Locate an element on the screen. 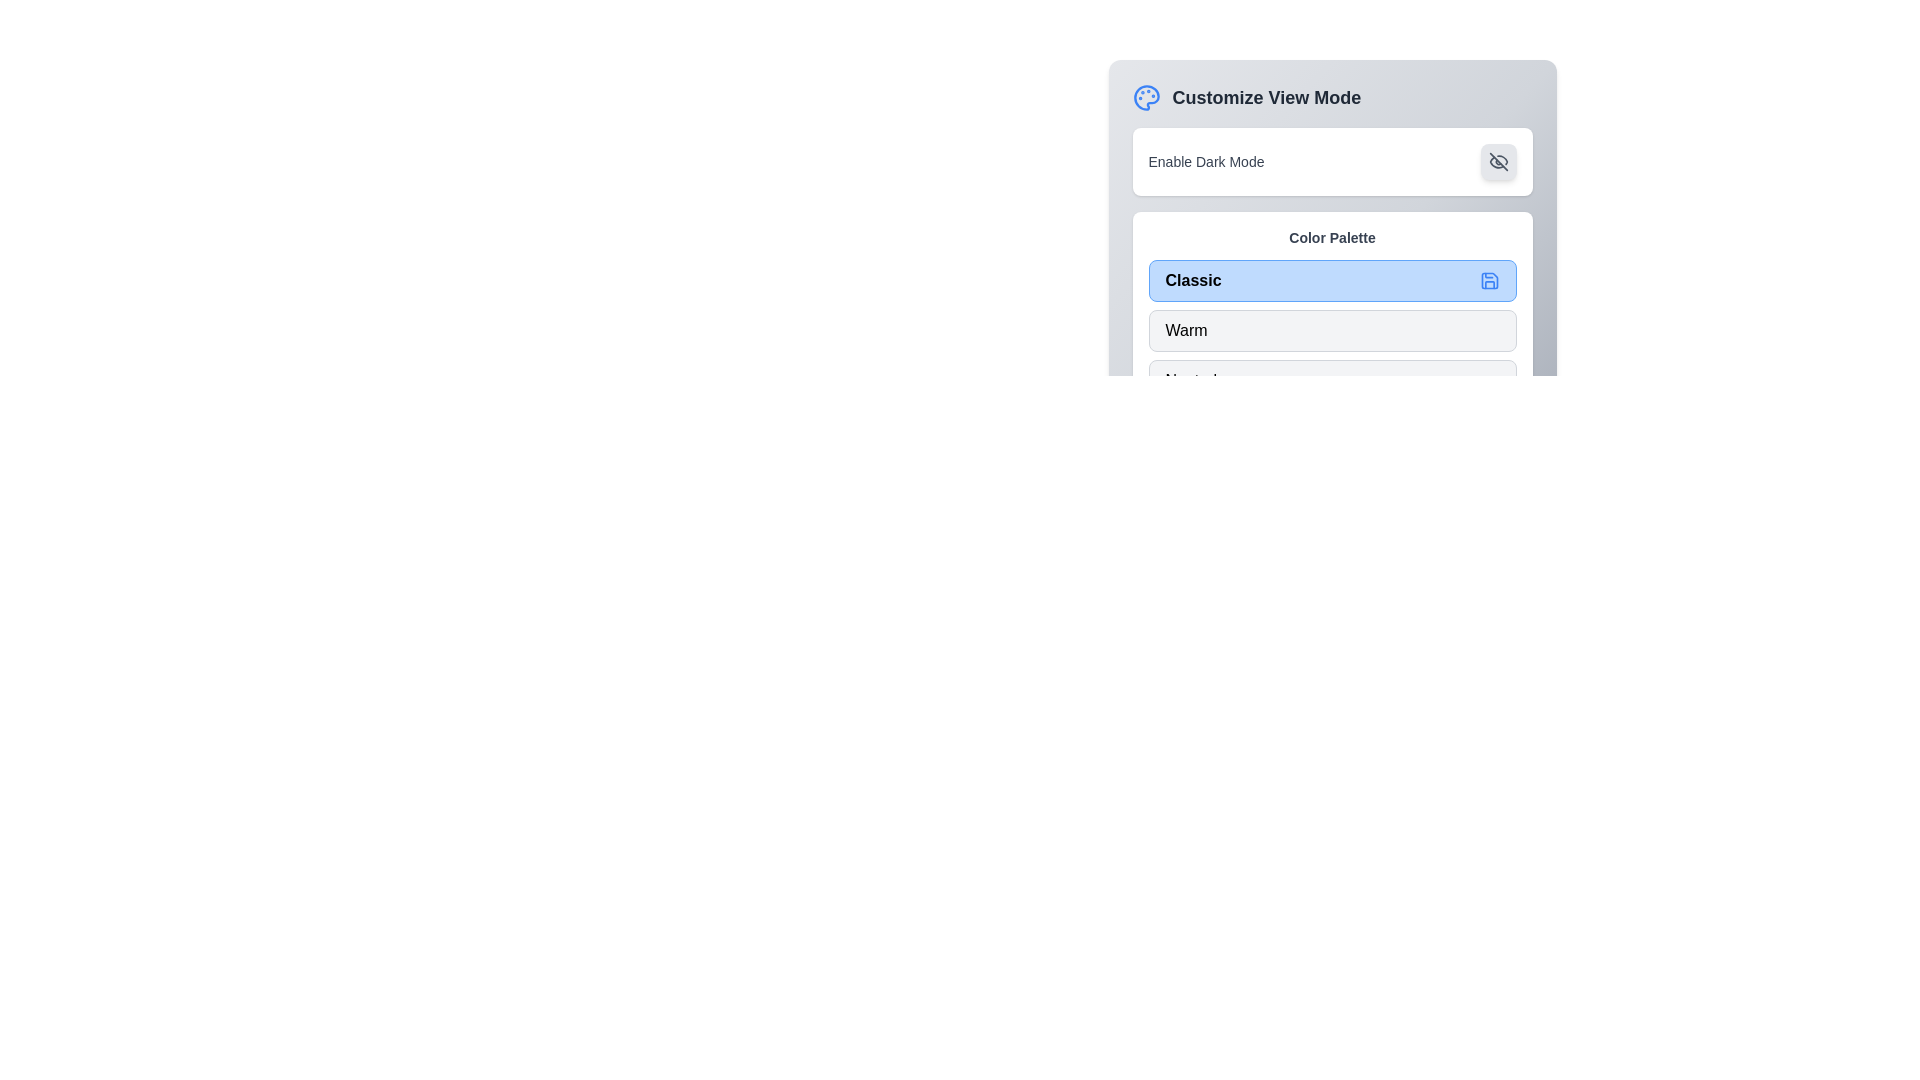 Image resolution: width=1920 pixels, height=1080 pixels. the header label that provides a title for the customization settings, located to the right of a blue palette icon is located at coordinates (1265, 97).